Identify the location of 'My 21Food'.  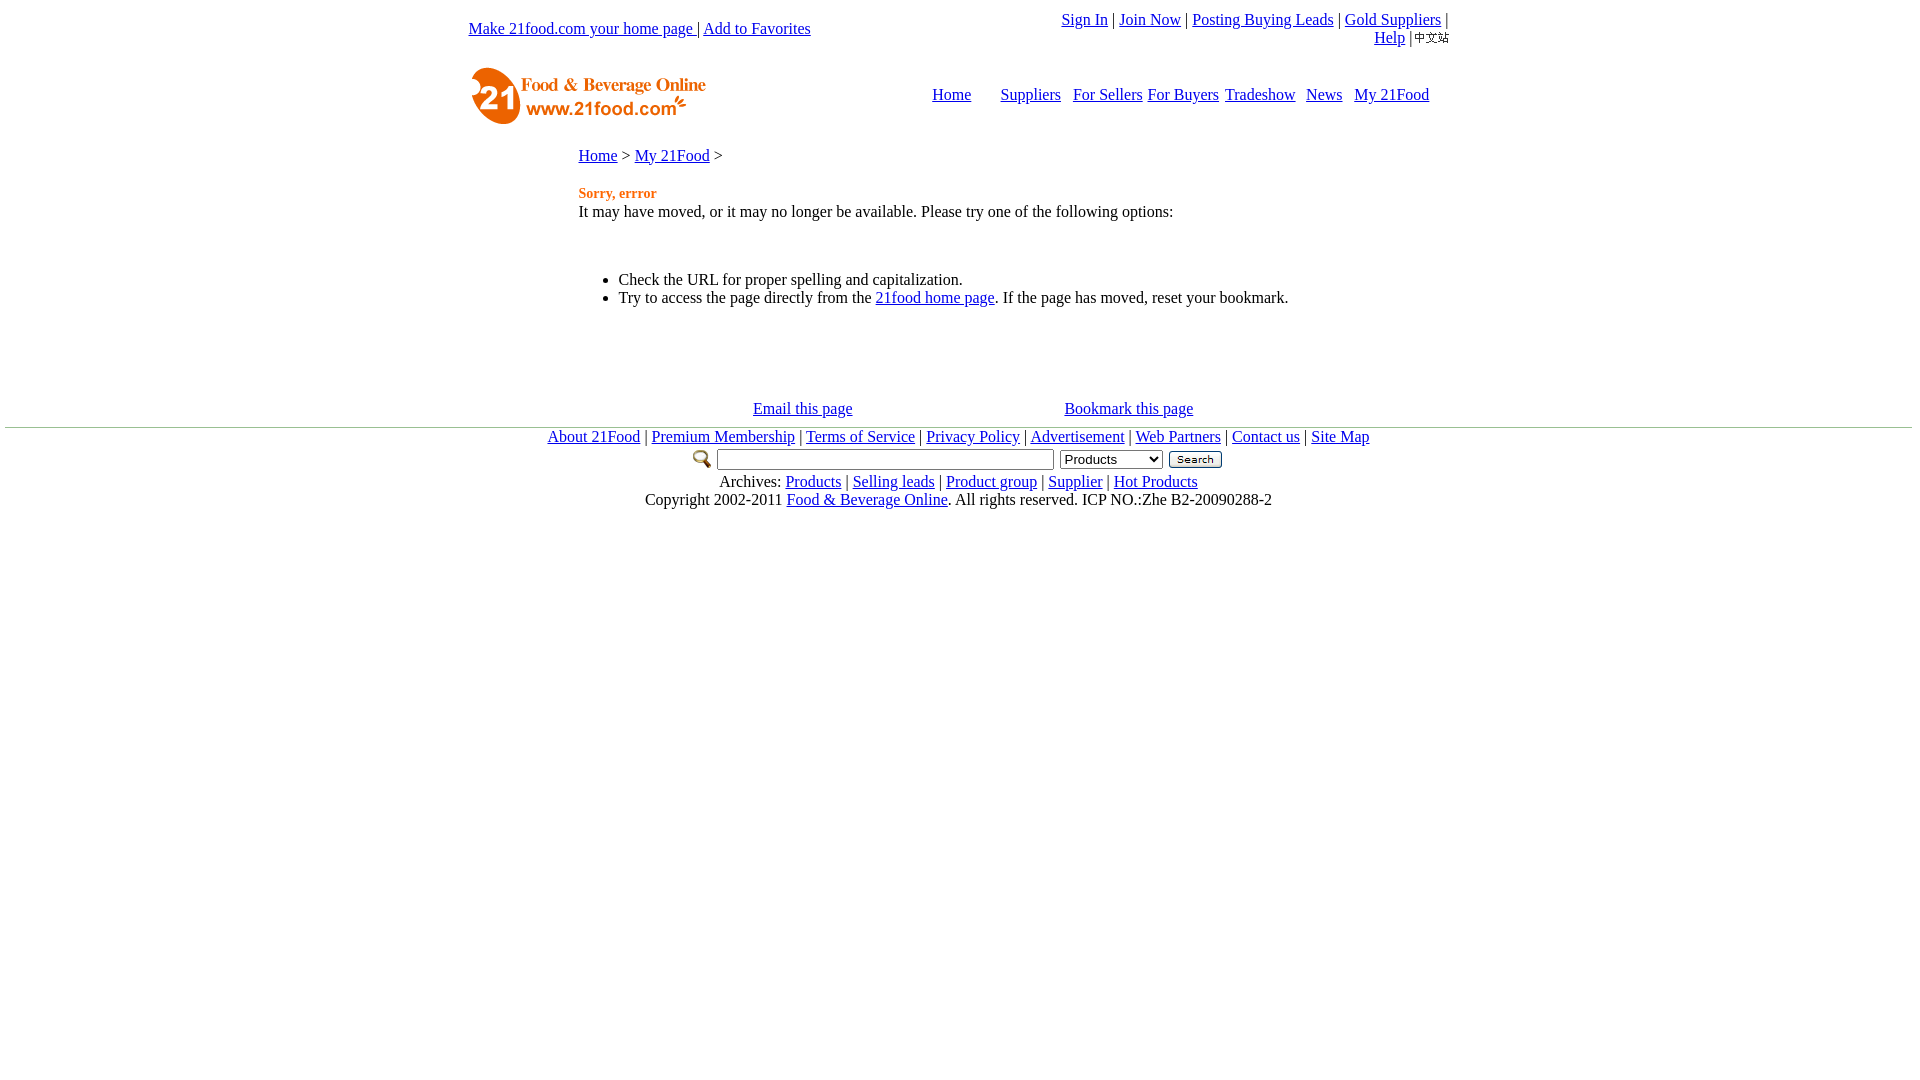
(633, 153).